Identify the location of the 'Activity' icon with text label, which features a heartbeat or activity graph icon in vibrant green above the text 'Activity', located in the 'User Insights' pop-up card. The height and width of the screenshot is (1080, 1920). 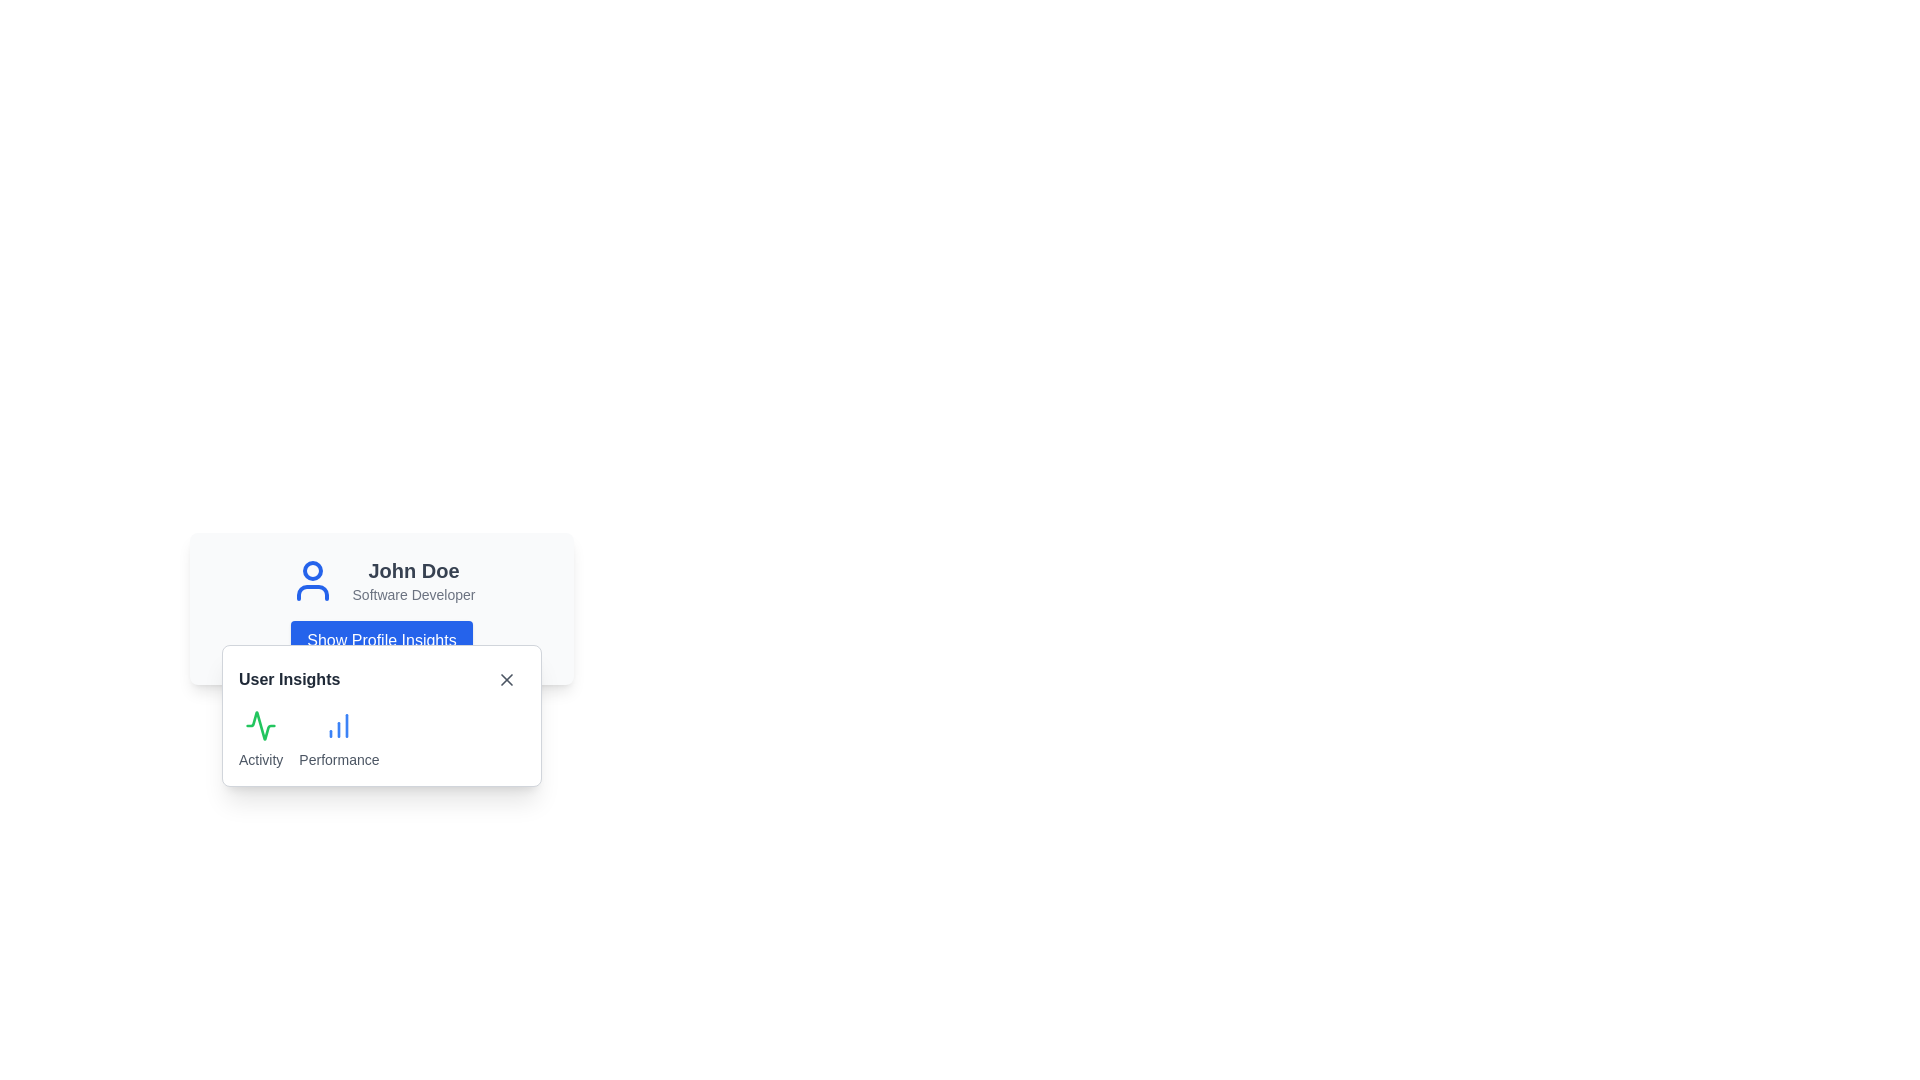
(260, 740).